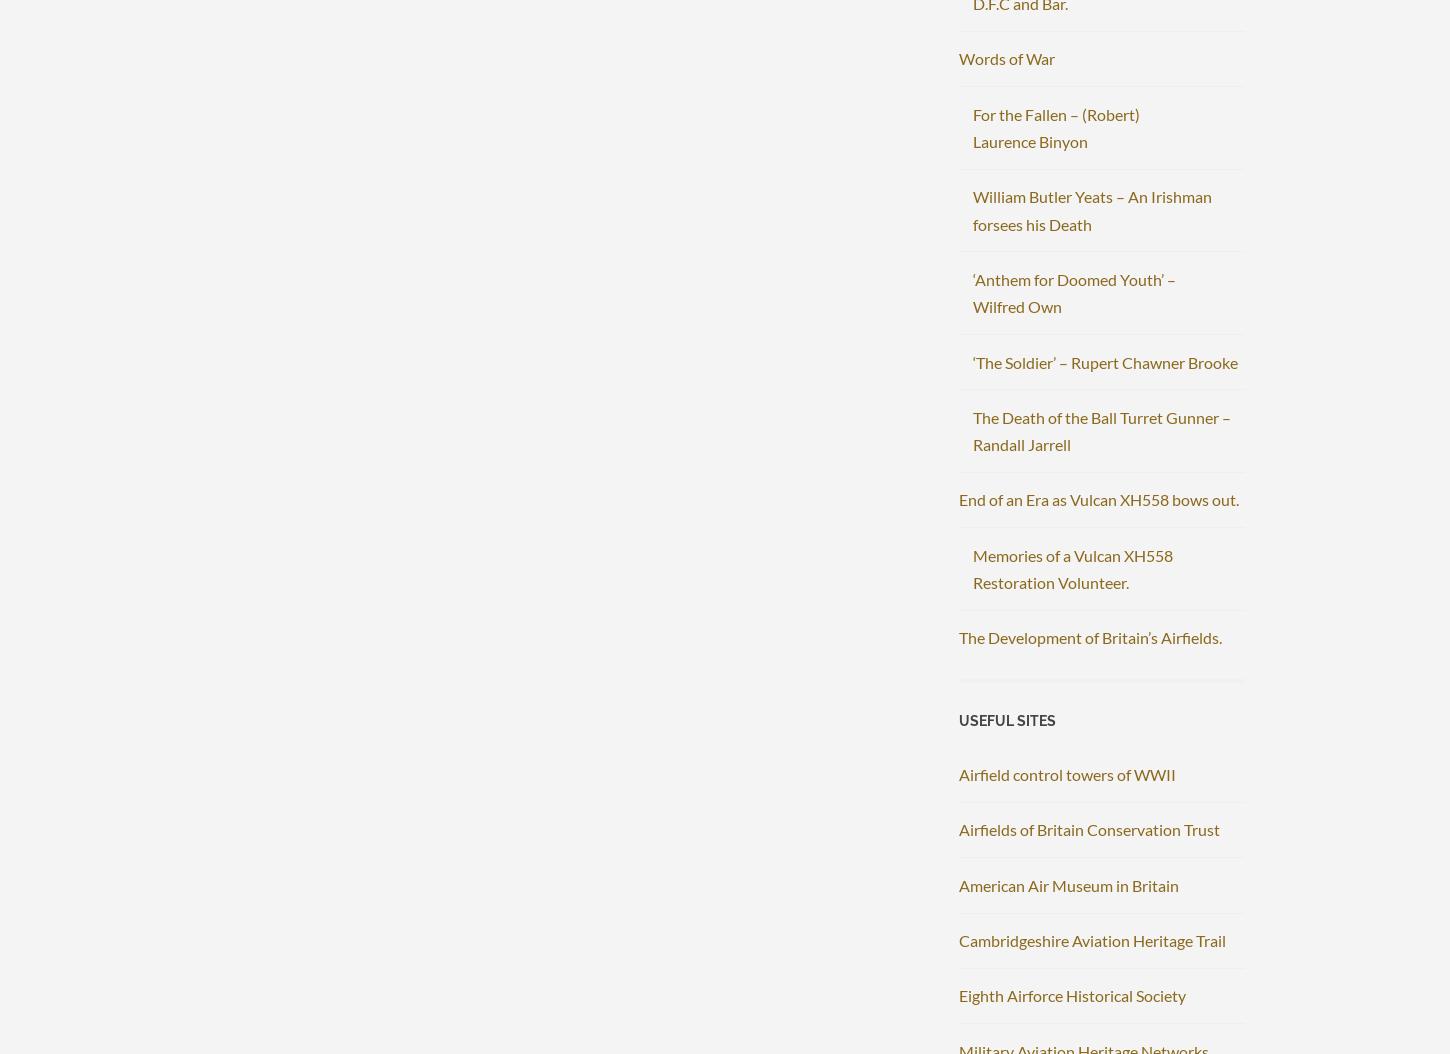 Image resolution: width=1450 pixels, height=1054 pixels. What do you see at coordinates (971, 127) in the screenshot?
I see `'For the Fallen – (Robert) Laurence Binyon'` at bounding box center [971, 127].